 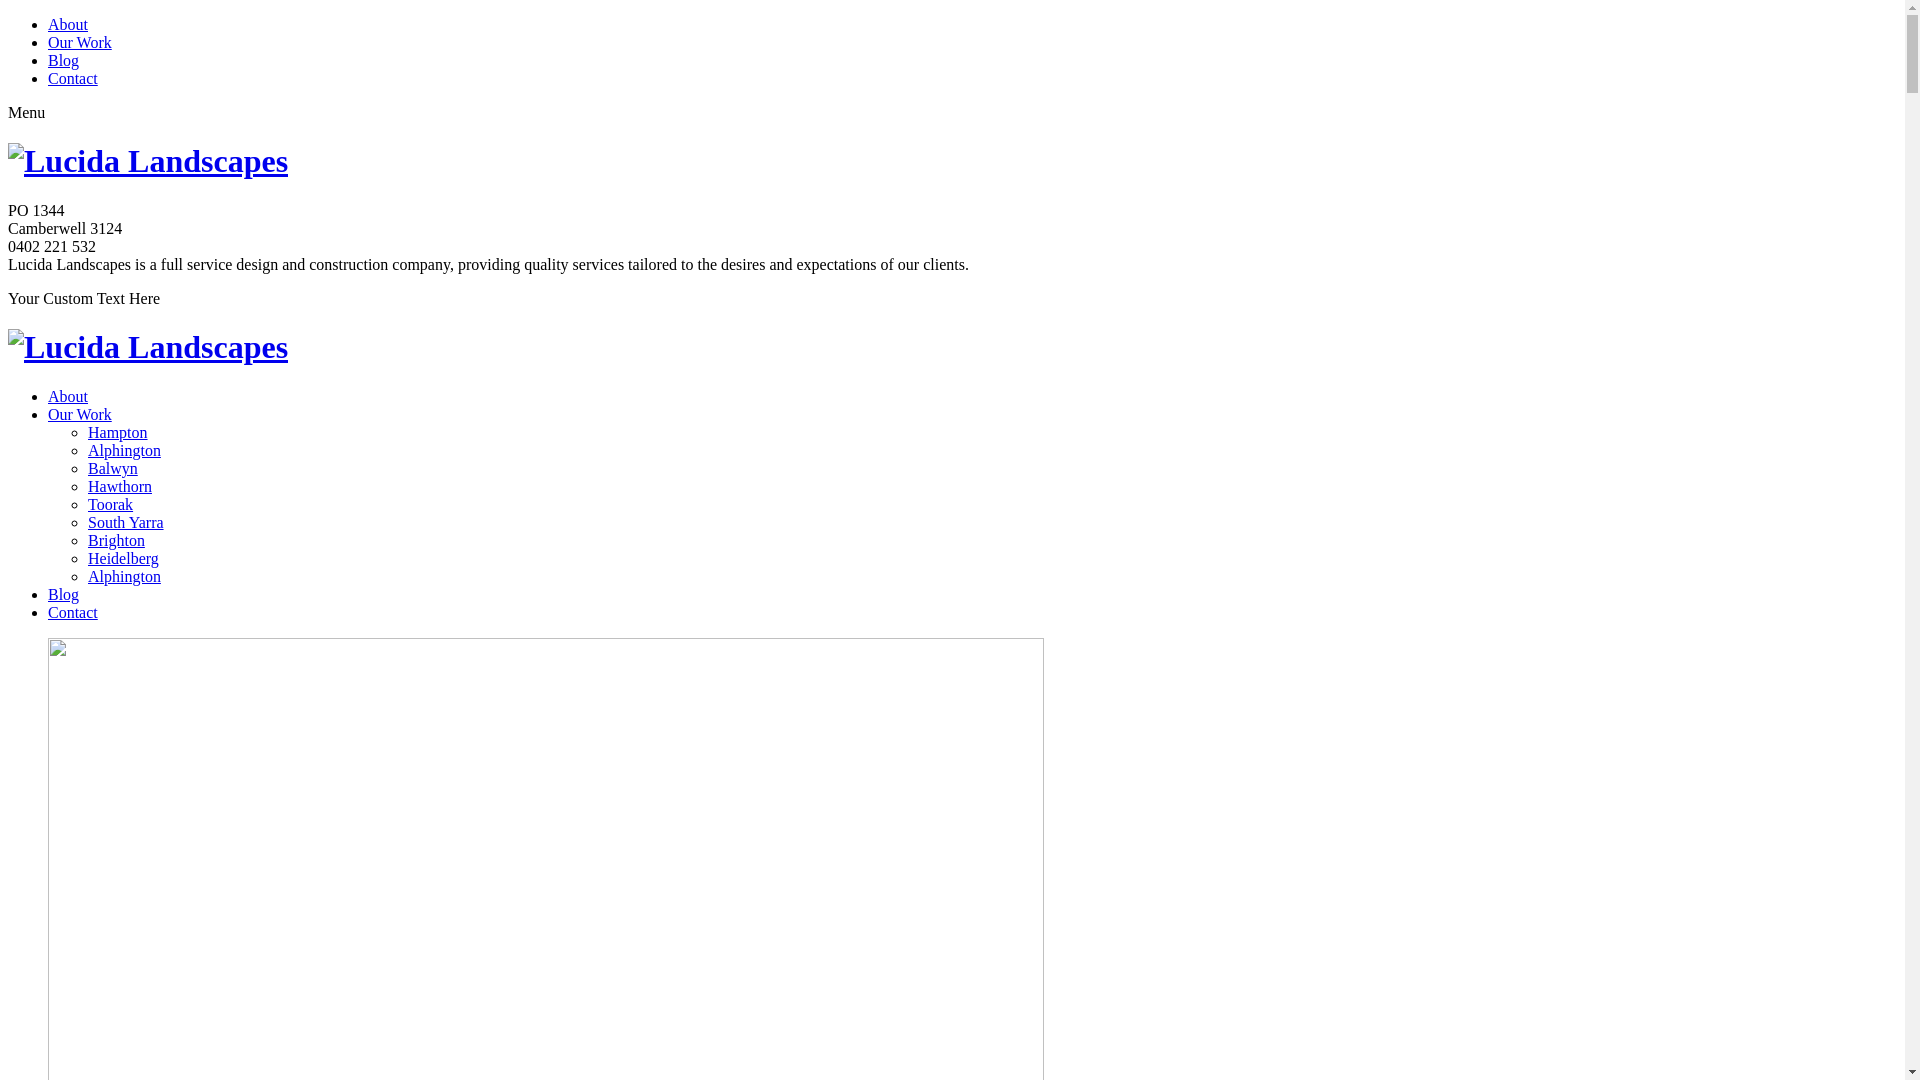 I want to click on 'Heidelberg', so click(x=122, y=558).